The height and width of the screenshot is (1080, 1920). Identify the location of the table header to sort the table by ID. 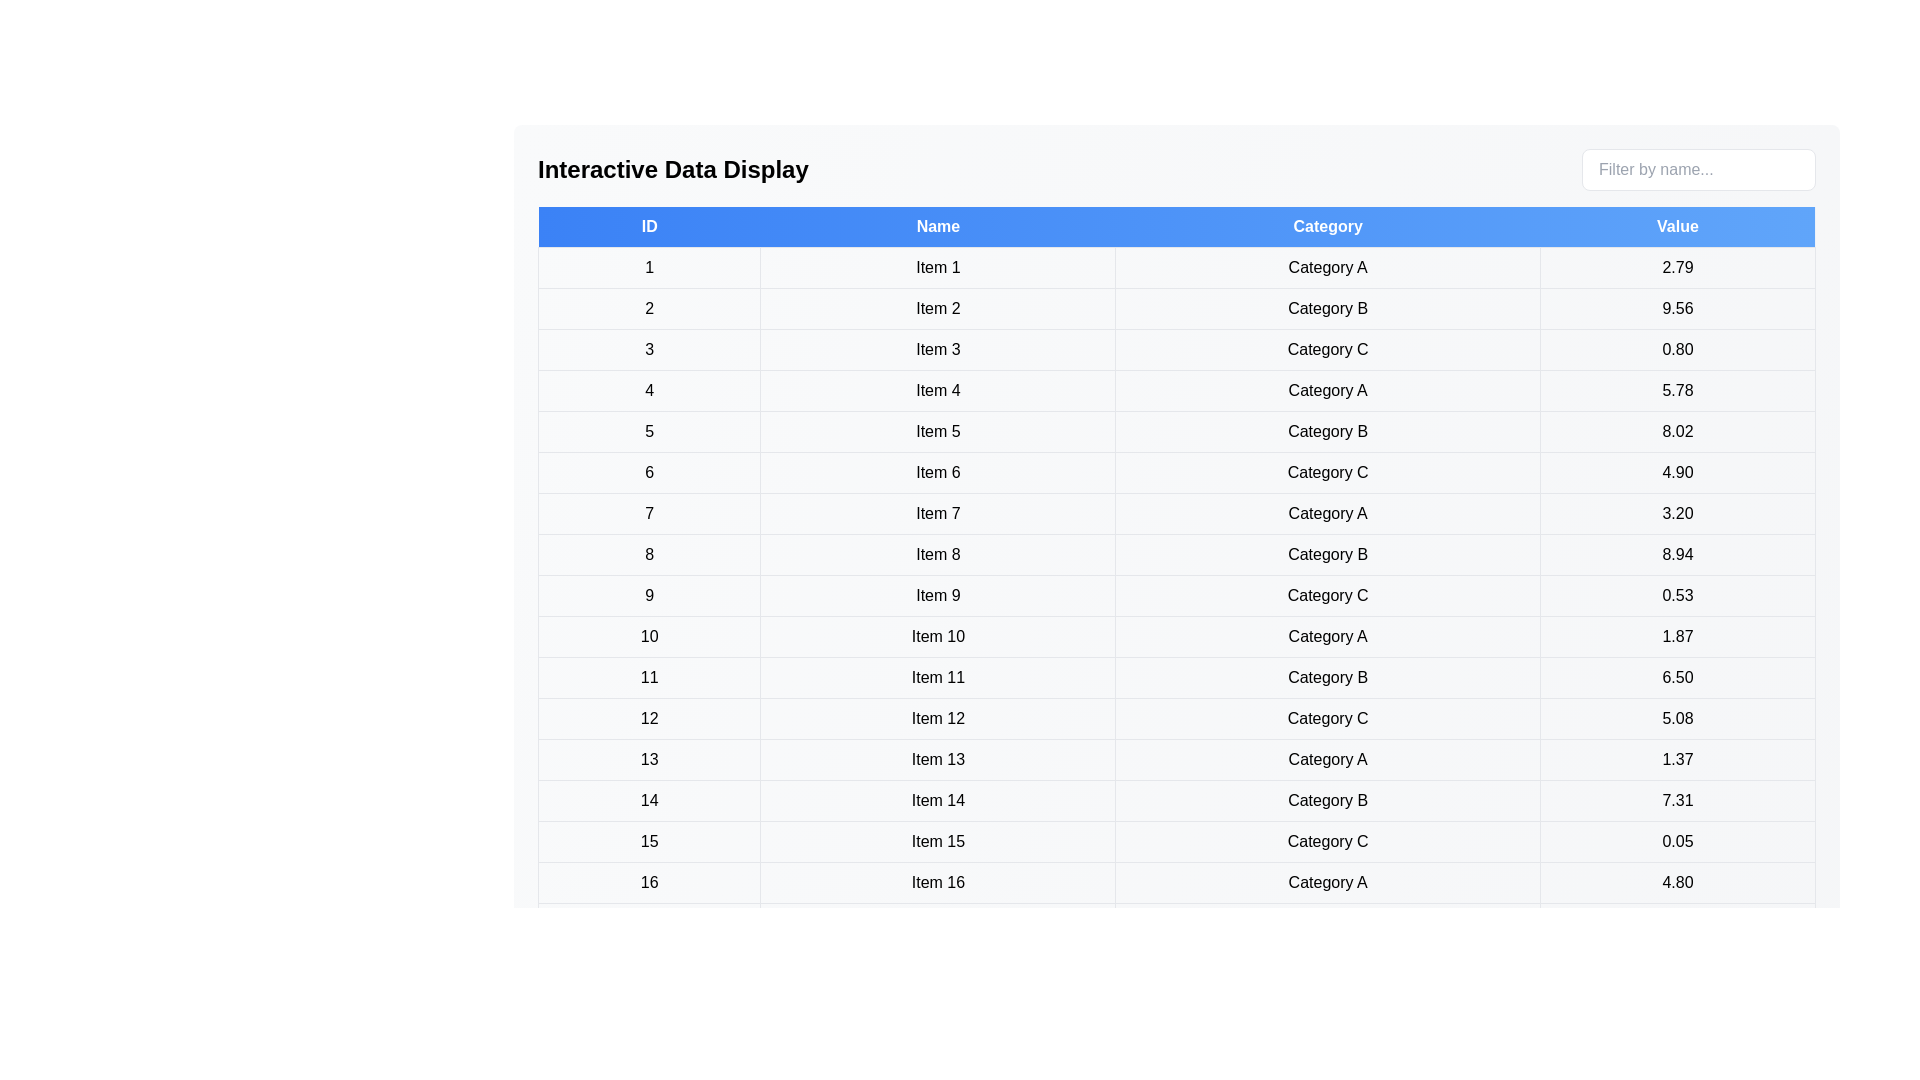
(649, 226).